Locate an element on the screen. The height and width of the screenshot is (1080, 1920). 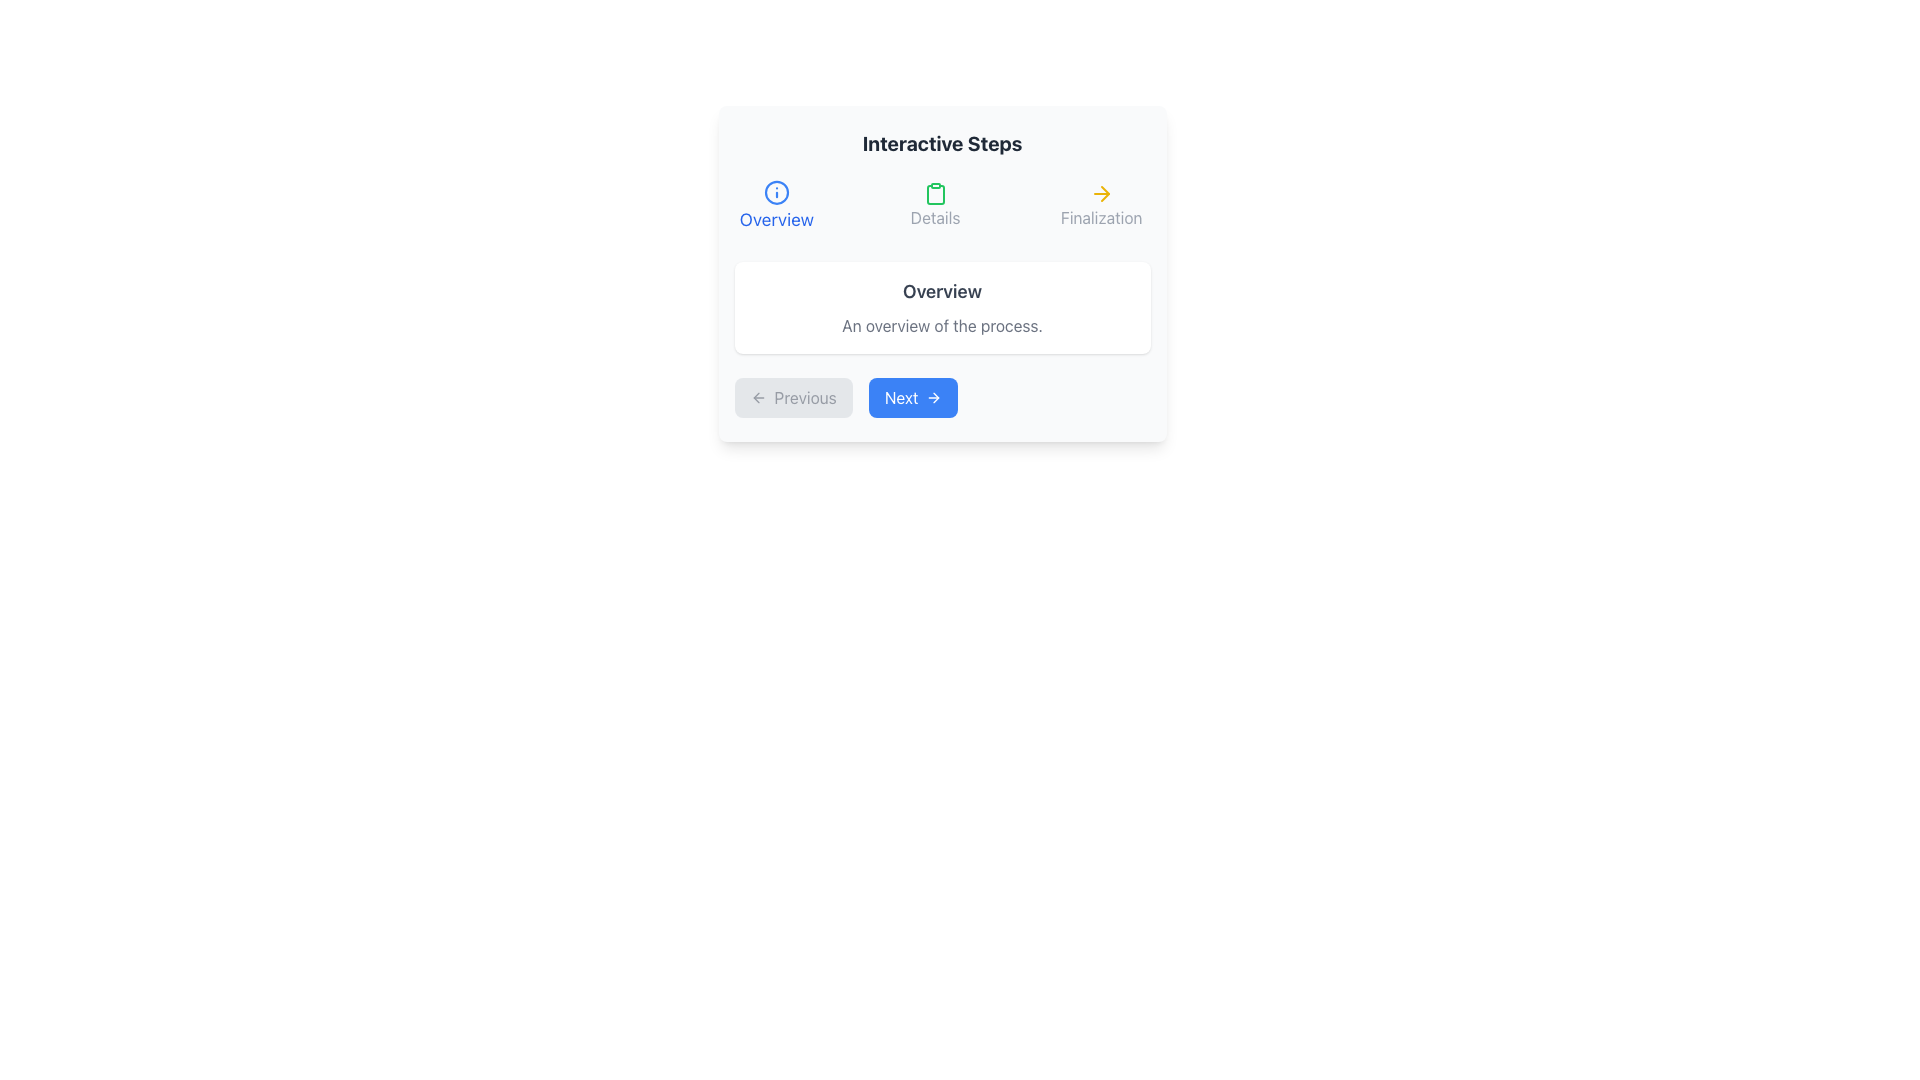
the text label displaying the word 'Details' is located at coordinates (934, 218).